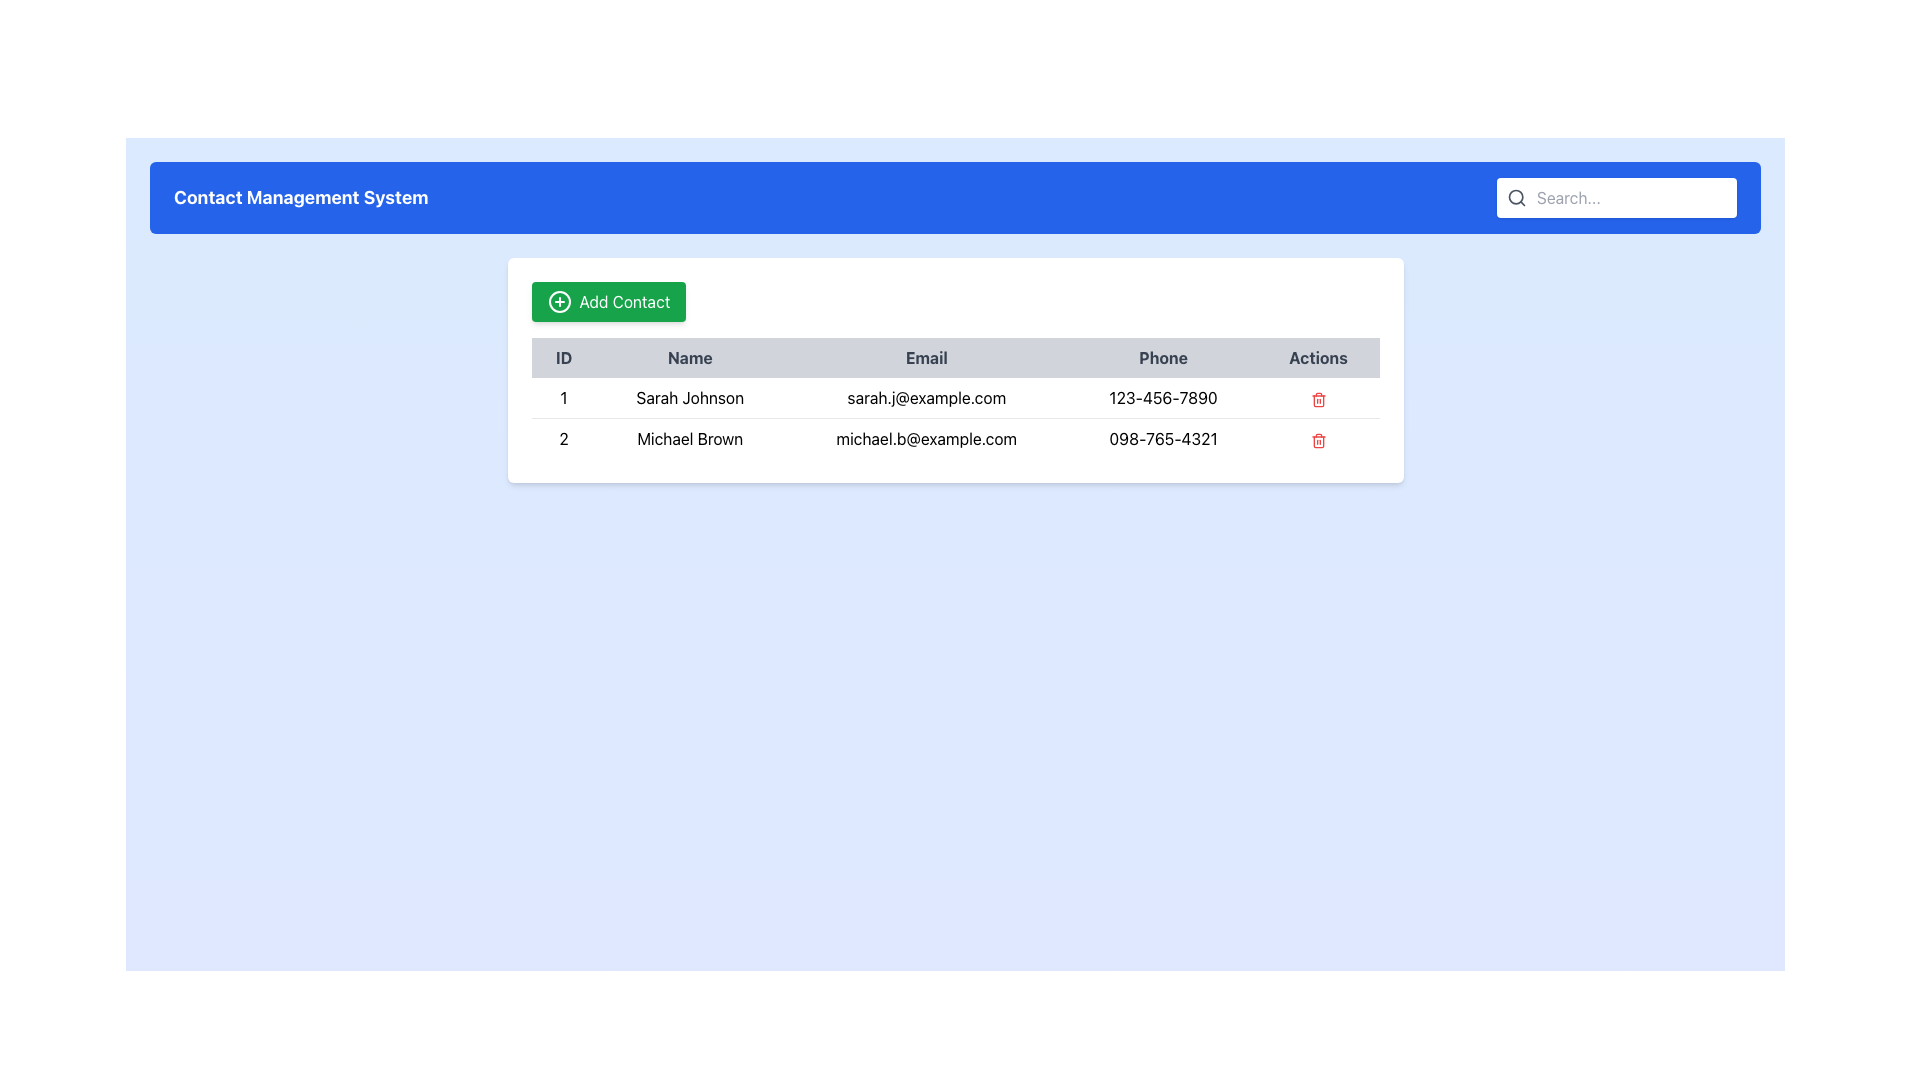 The height and width of the screenshot is (1080, 1920). I want to click on the Static Text element labeled 'Contact Management System', which is styled in bold and large white font on a blue background, so click(300, 197).